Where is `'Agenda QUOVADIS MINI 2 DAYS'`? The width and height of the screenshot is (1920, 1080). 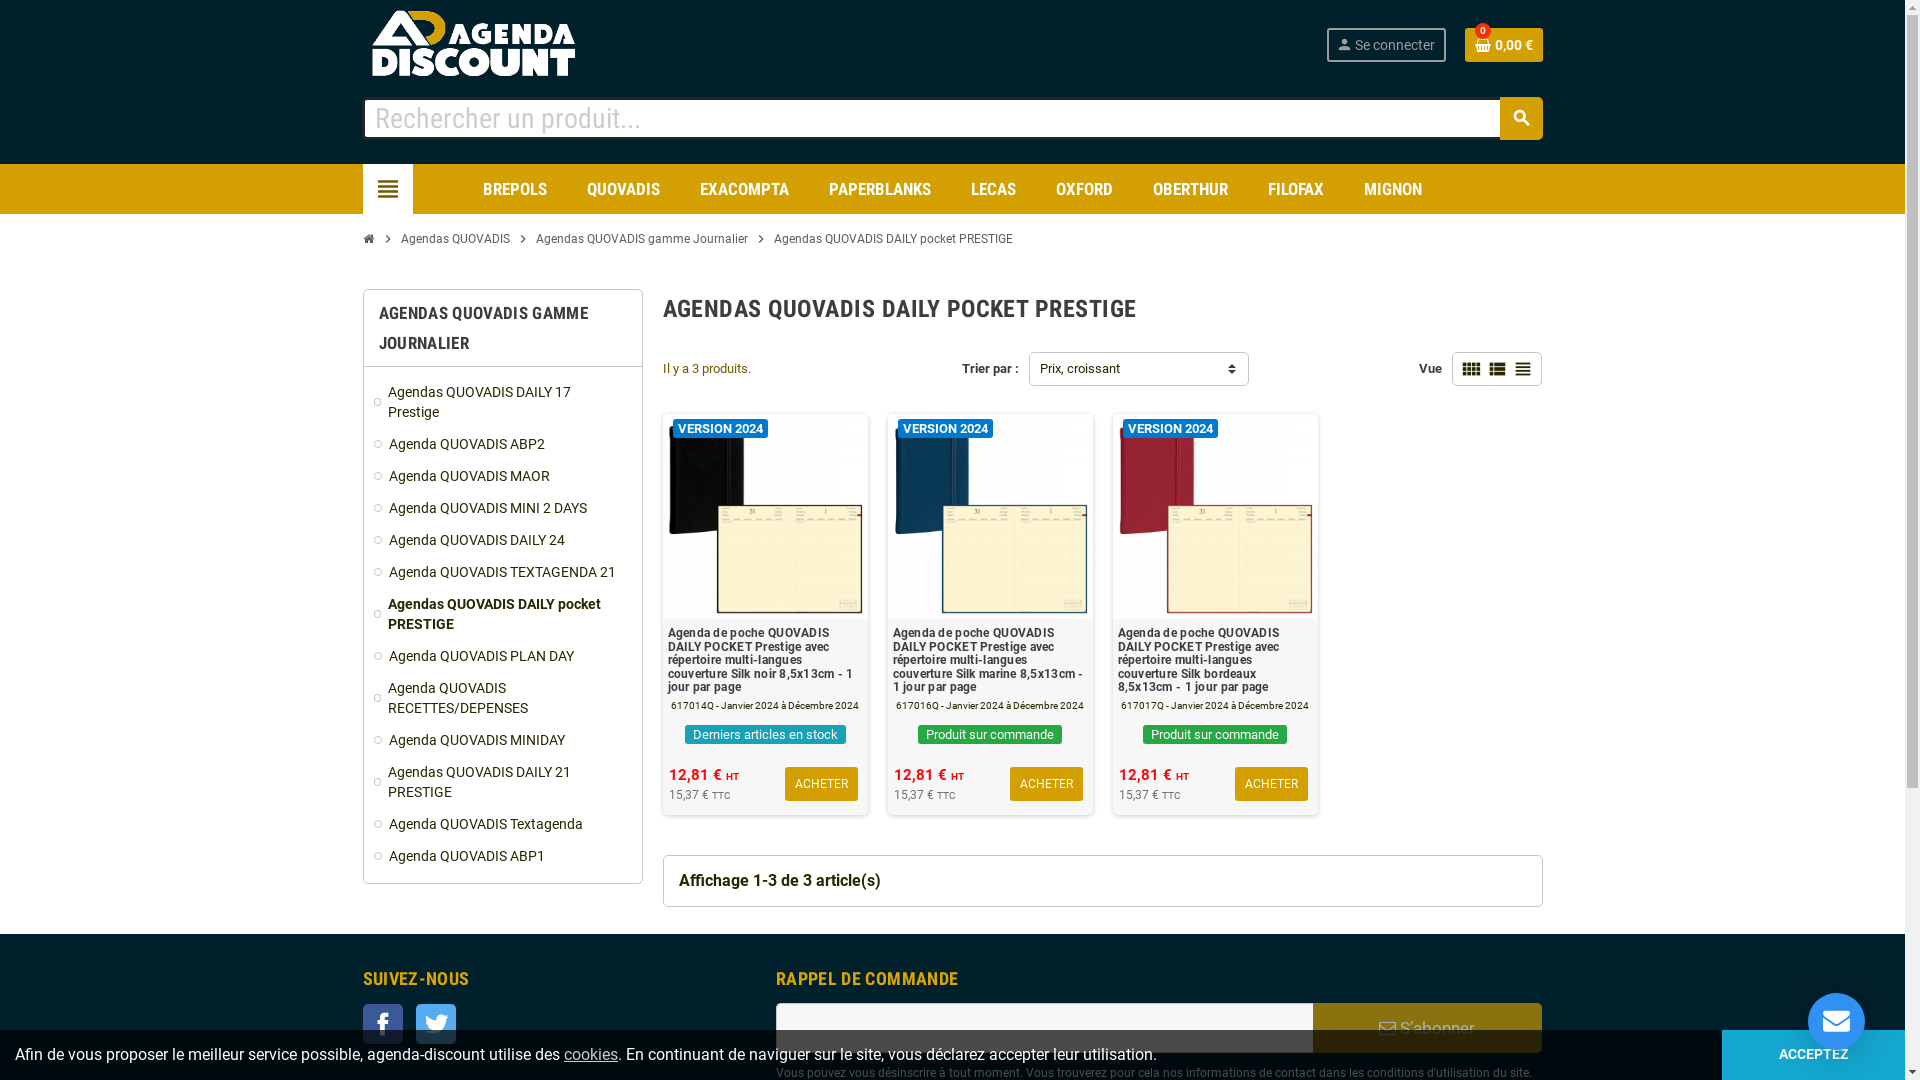 'Agenda QUOVADIS MINI 2 DAYS' is located at coordinates (503, 507).